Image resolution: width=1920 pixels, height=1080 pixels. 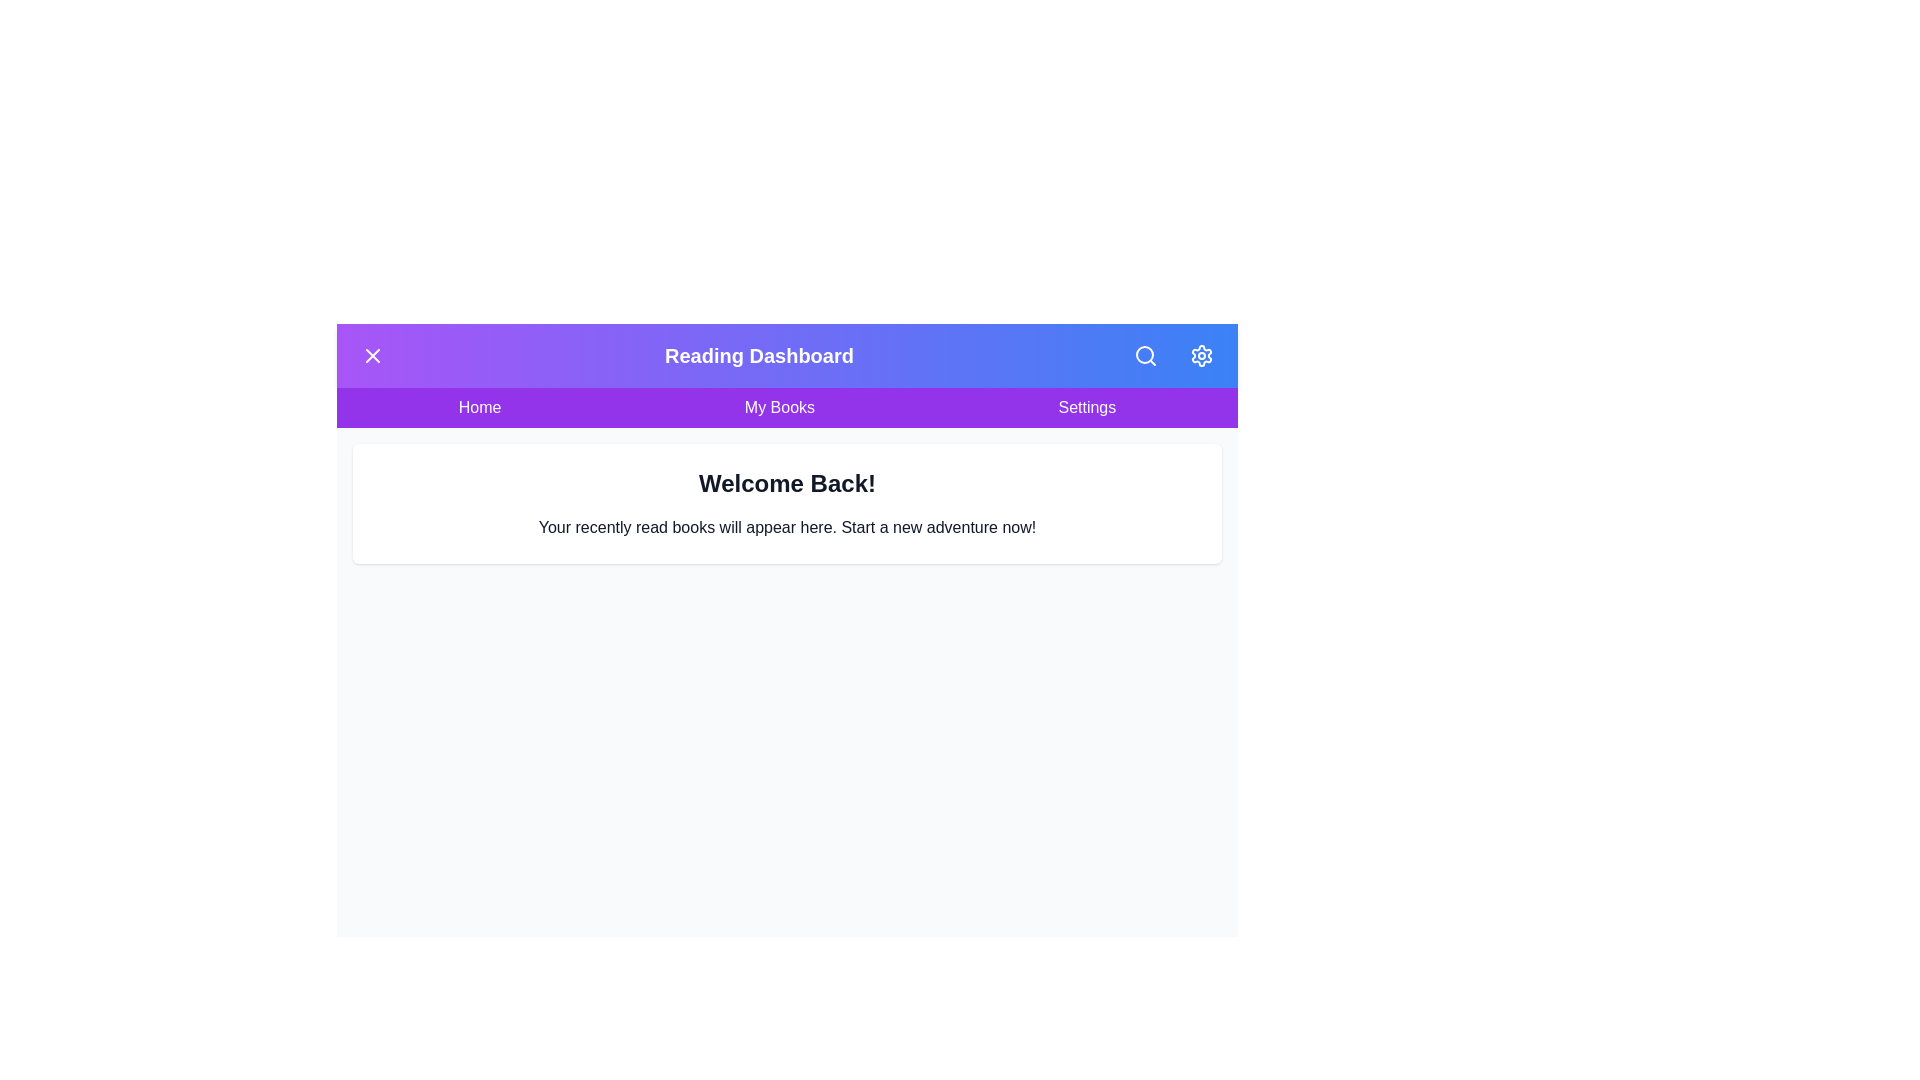 I want to click on the navigation link Settings to navigate to the respective section, so click(x=1085, y=407).